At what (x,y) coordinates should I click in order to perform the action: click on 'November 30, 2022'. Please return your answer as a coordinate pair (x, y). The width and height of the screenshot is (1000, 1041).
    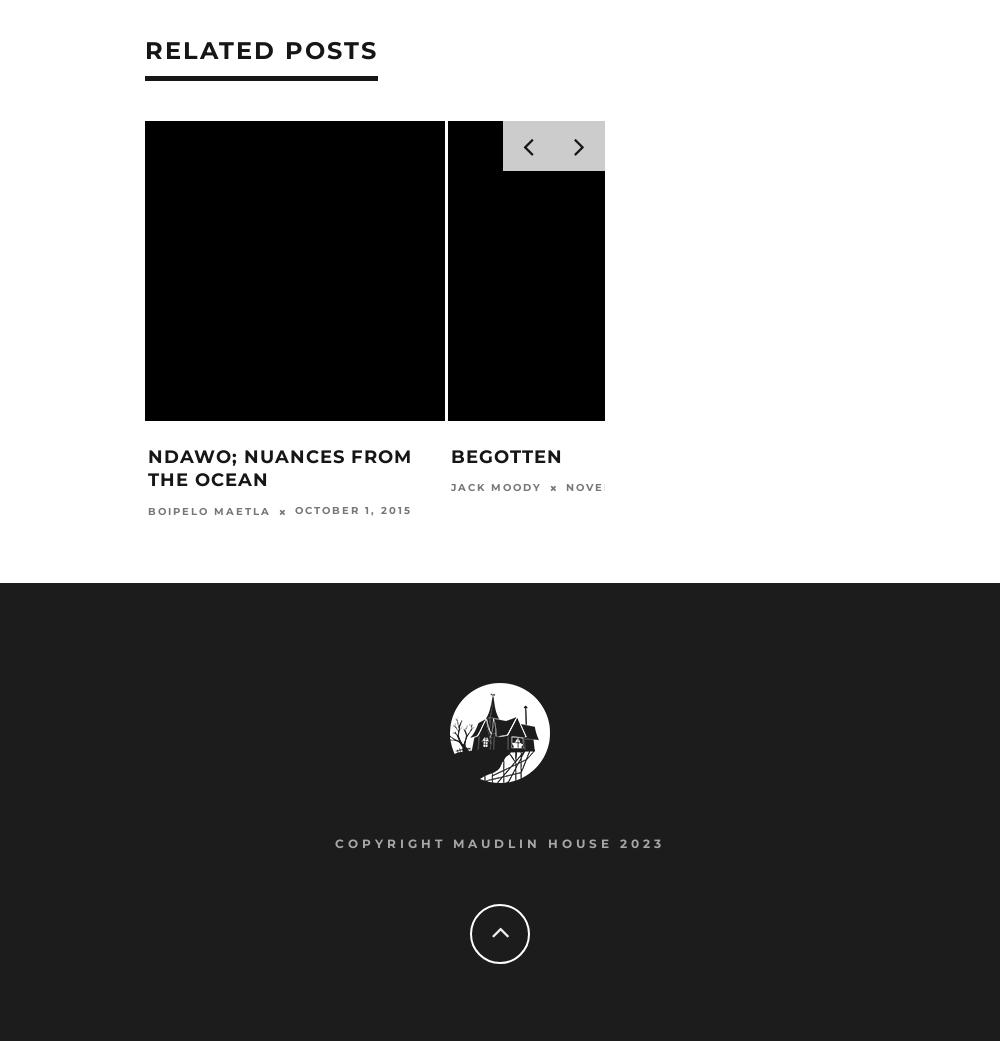
    Looking at the image, I should click on (637, 488).